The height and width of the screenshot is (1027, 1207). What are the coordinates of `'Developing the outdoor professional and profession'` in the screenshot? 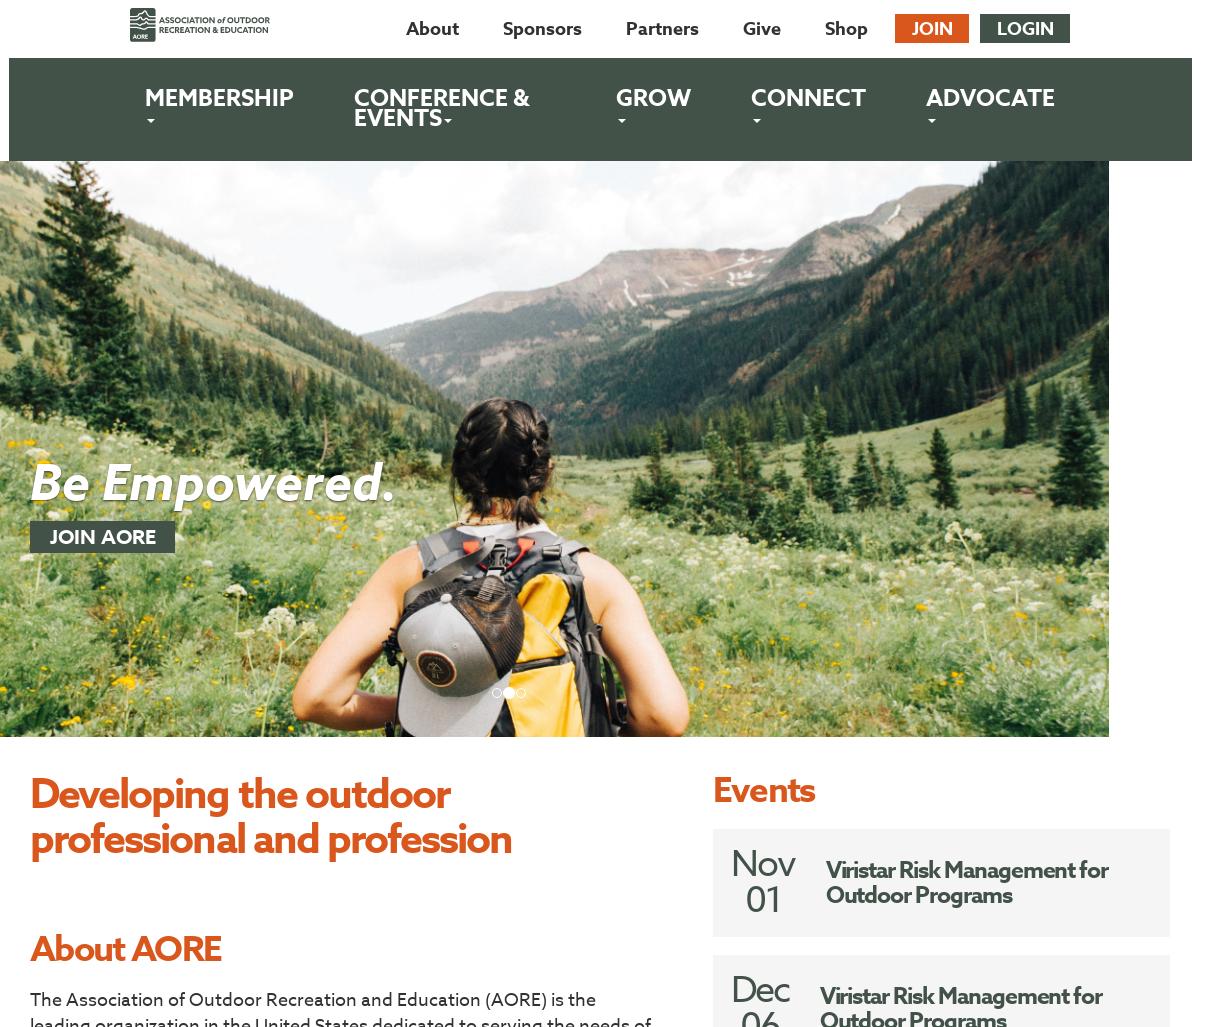 It's located at (270, 816).